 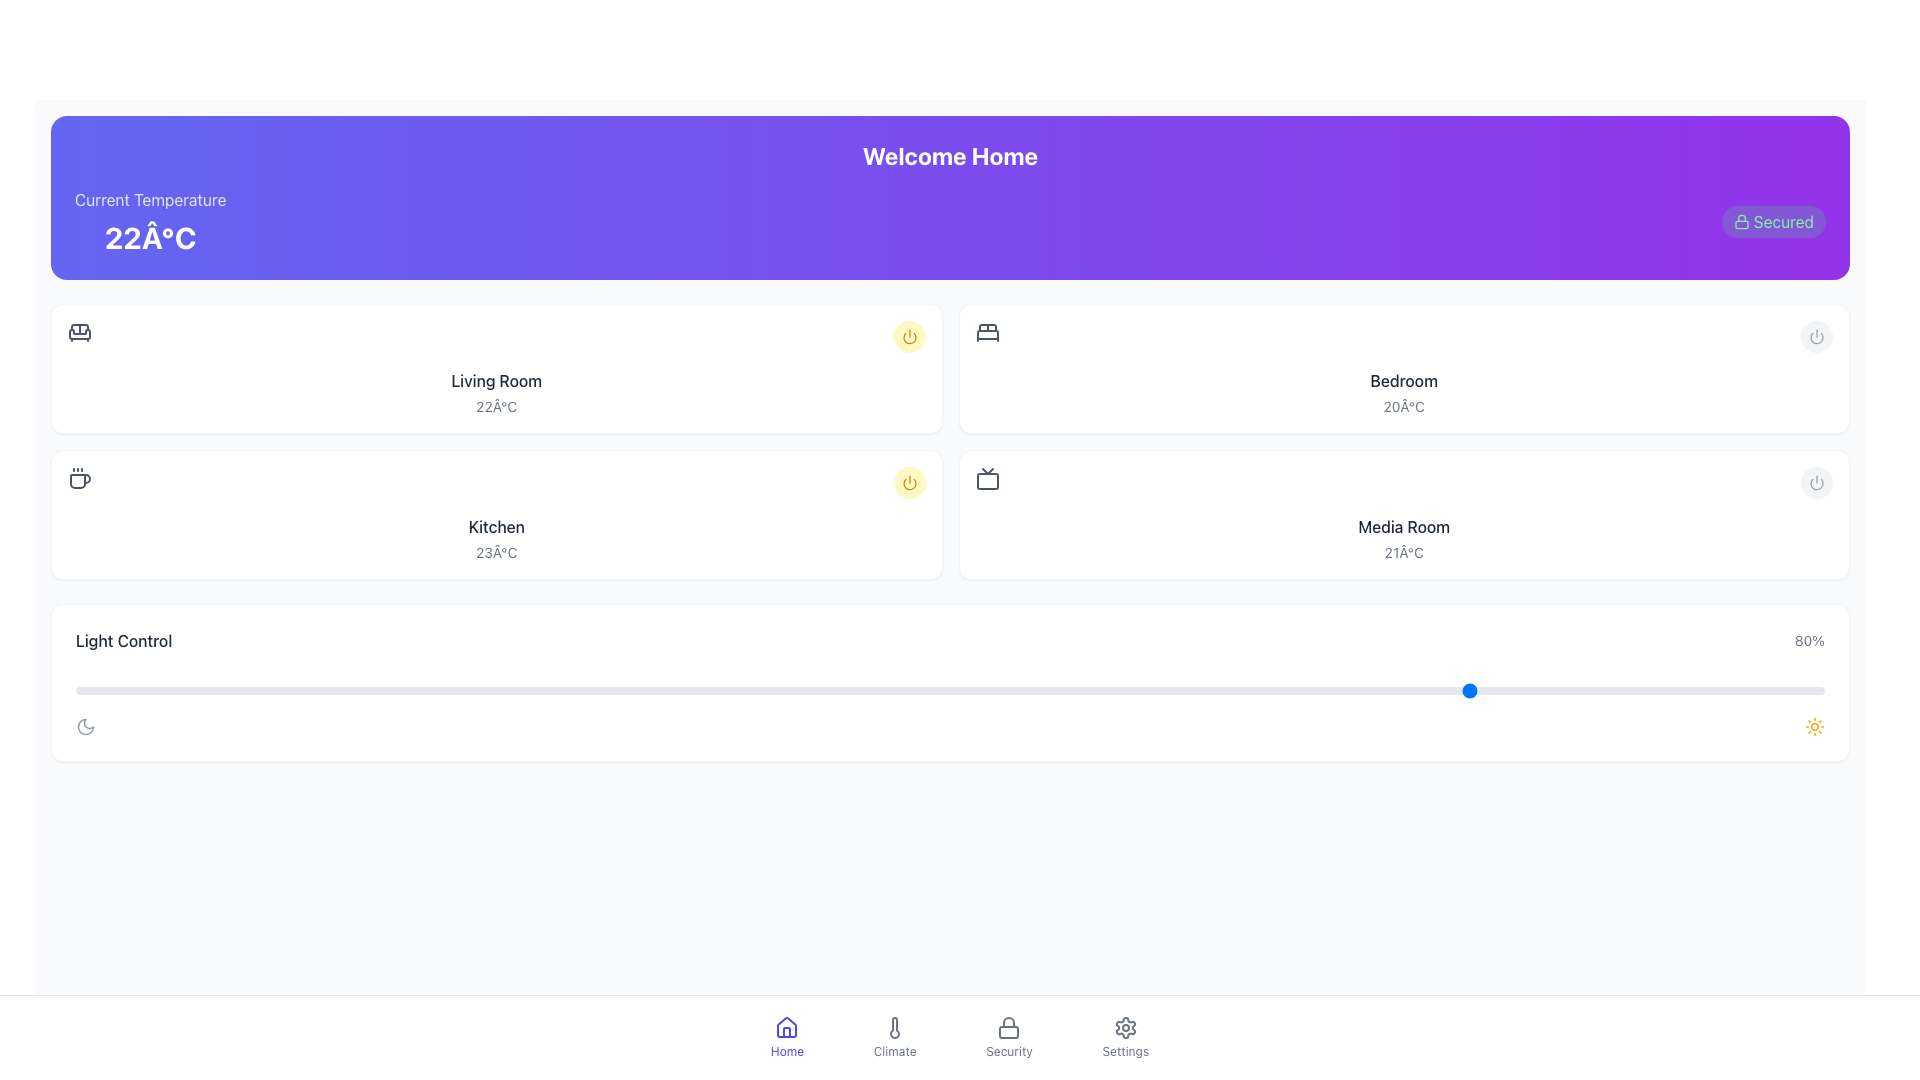 What do you see at coordinates (908, 337) in the screenshot?
I see `the power button icon, which is a segment of a circle located in the bottom right corner of the 'Kitchen' section card, to potentially view additional details or status` at bounding box center [908, 337].